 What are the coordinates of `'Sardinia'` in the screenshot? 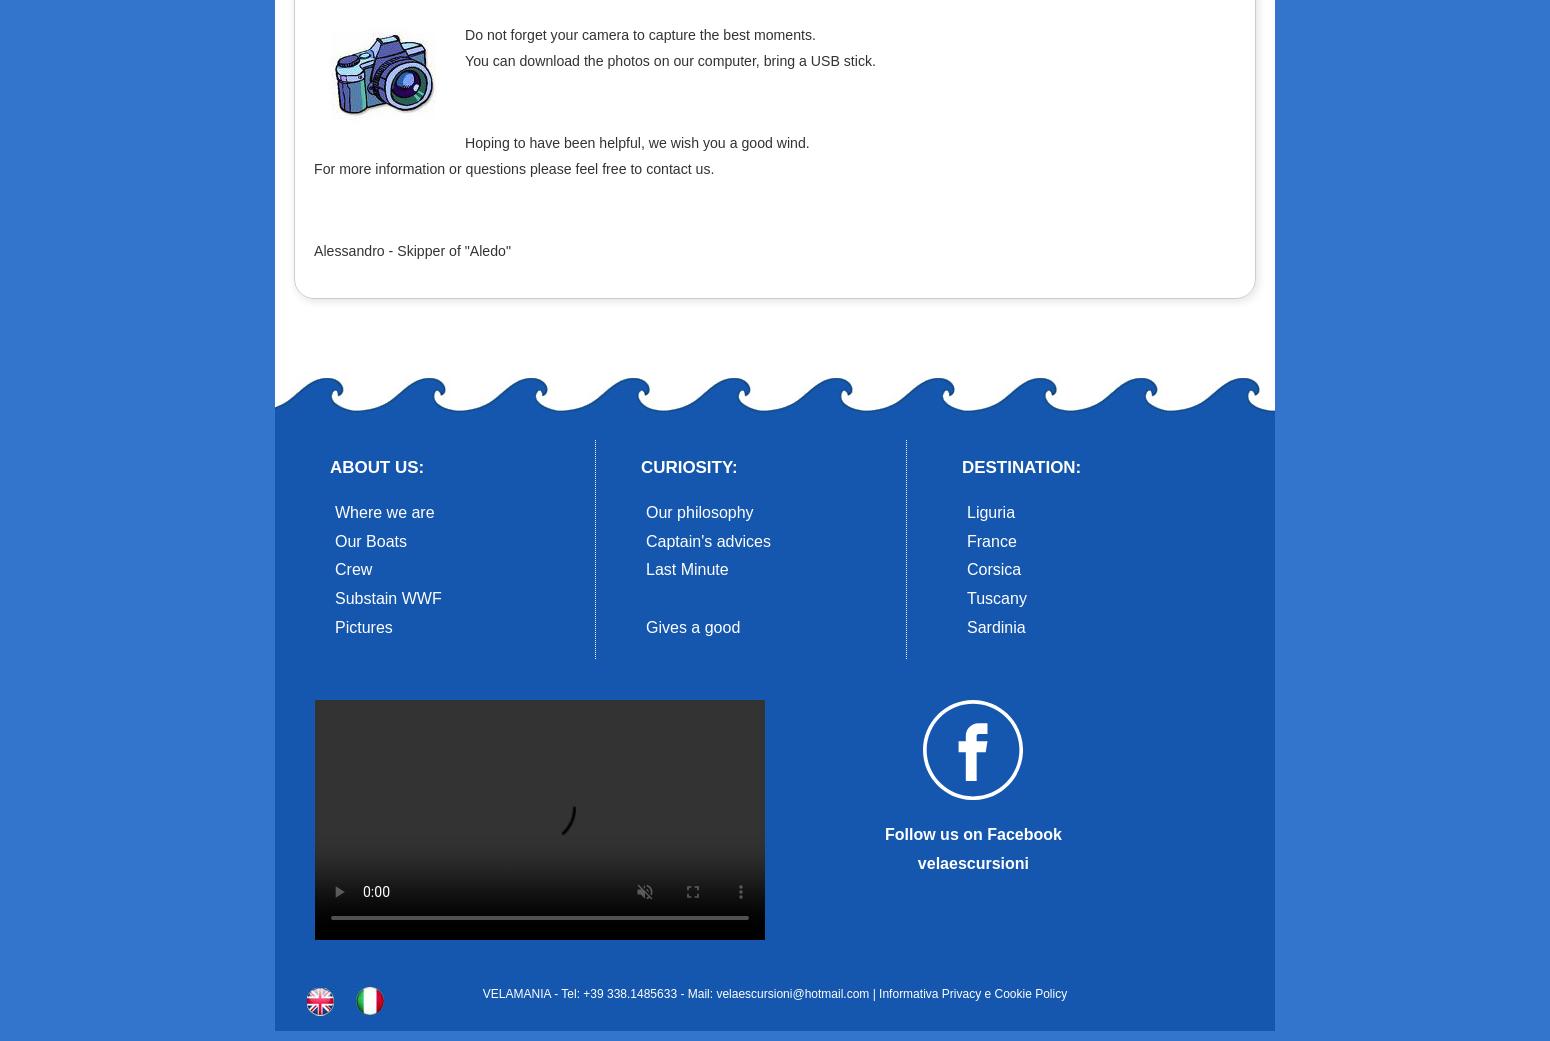 It's located at (995, 626).